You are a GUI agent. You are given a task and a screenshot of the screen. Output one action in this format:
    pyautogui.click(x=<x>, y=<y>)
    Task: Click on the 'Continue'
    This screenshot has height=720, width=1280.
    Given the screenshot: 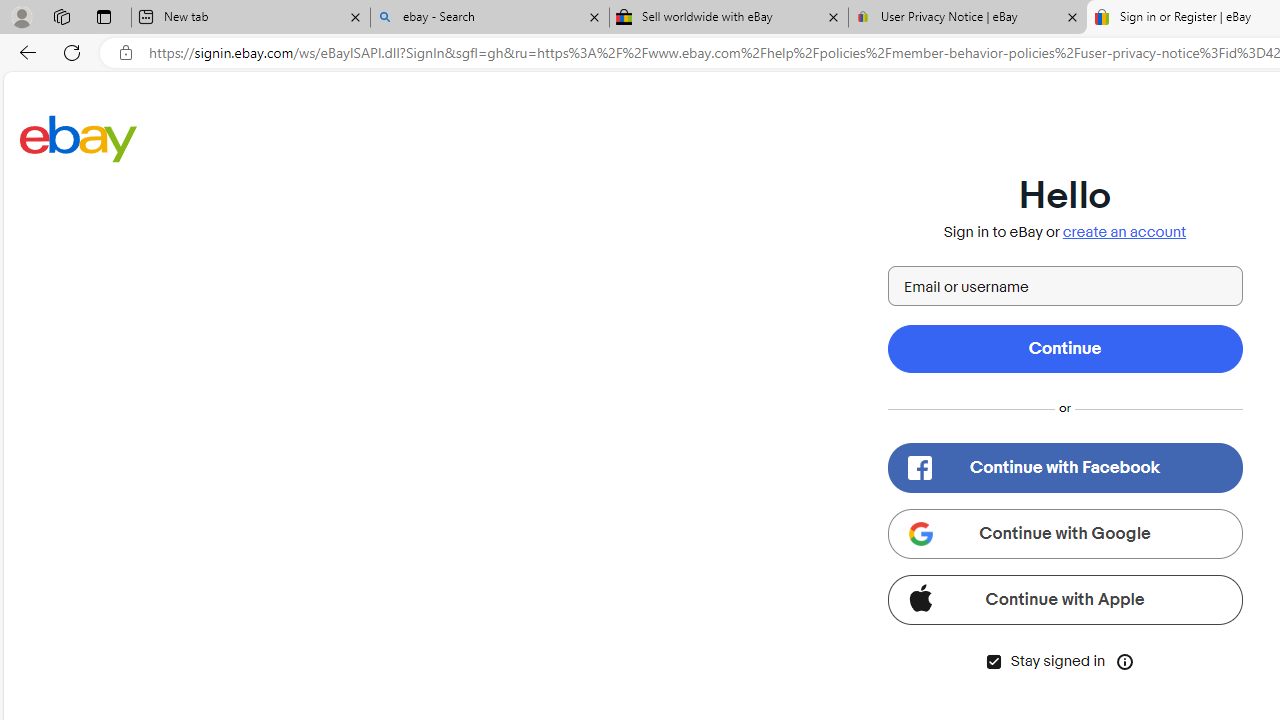 What is the action you would take?
    pyautogui.click(x=1063, y=347)
    